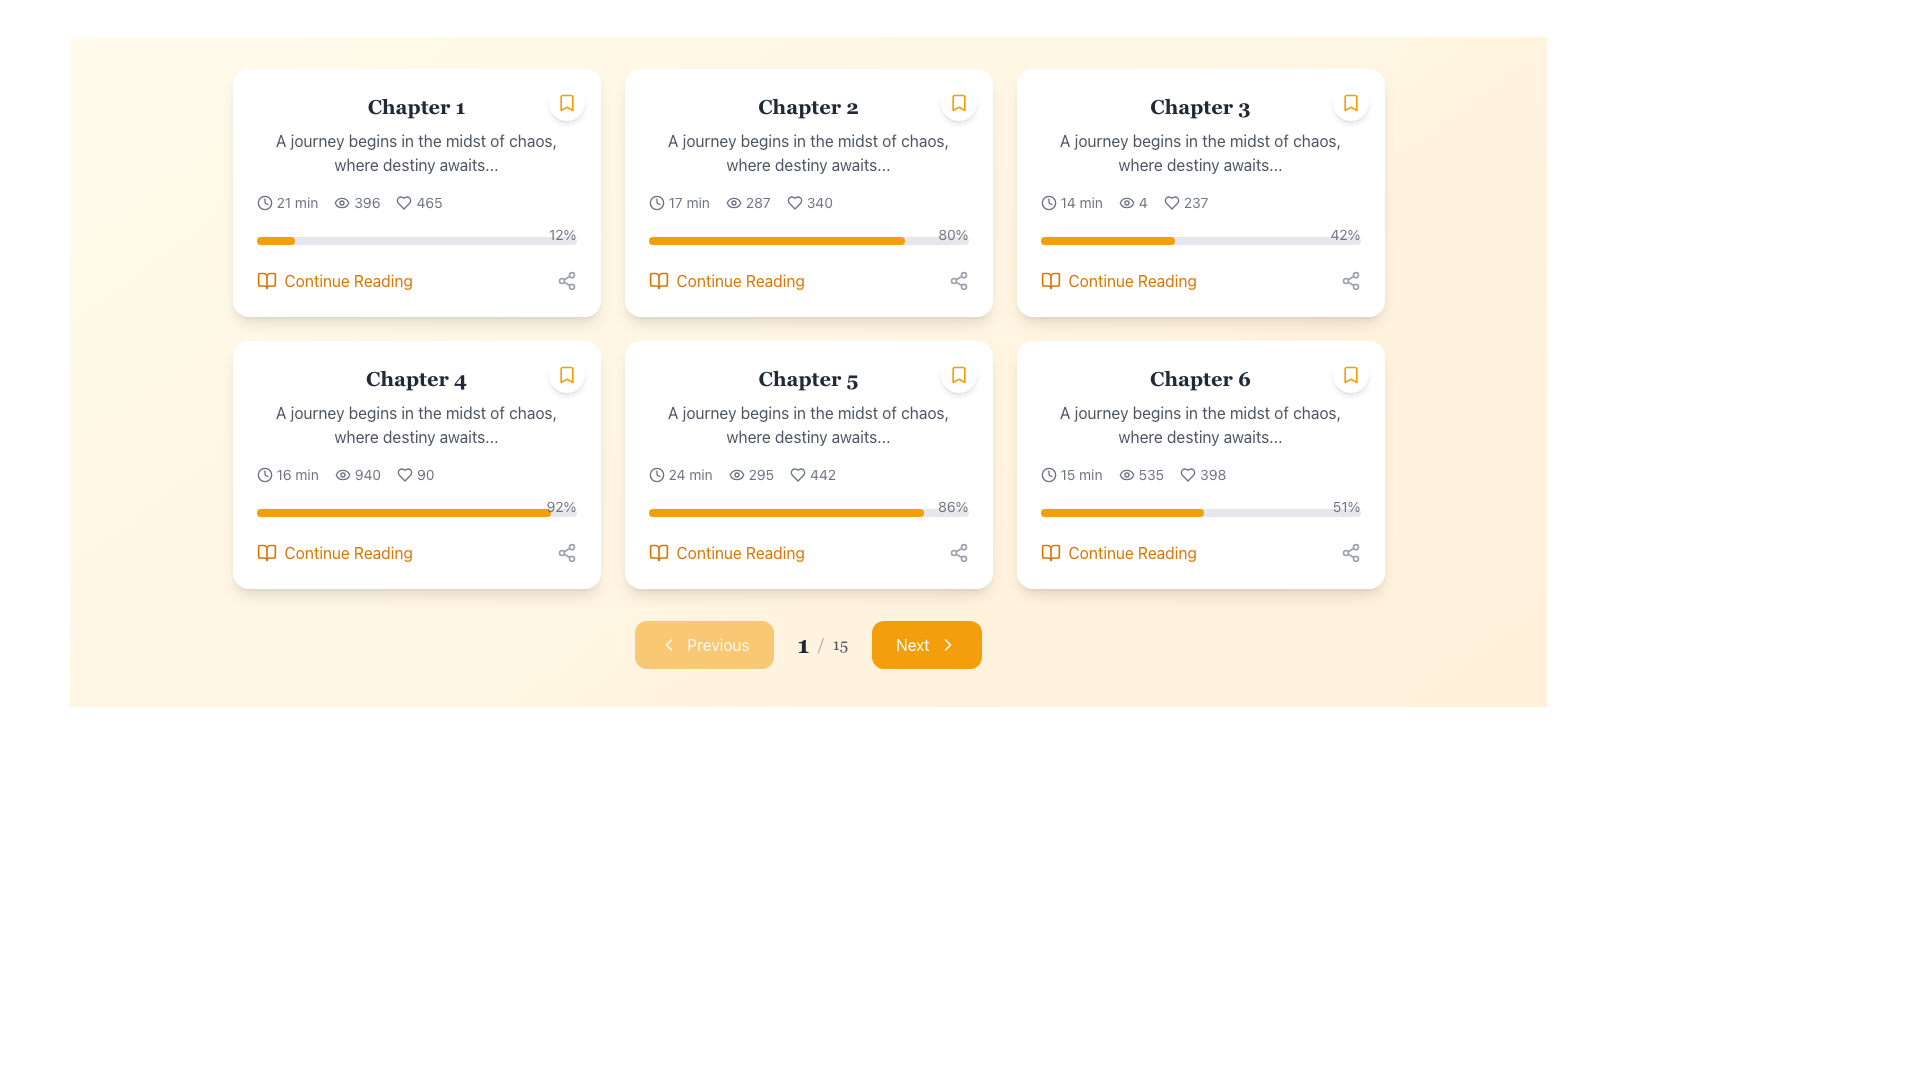  Describe the element at coordinates (823, 474) in the screenshot. I see `the numerical text display '442', which is bold and positioned next to a heart icon, indicating likes or favorites count` at that location.